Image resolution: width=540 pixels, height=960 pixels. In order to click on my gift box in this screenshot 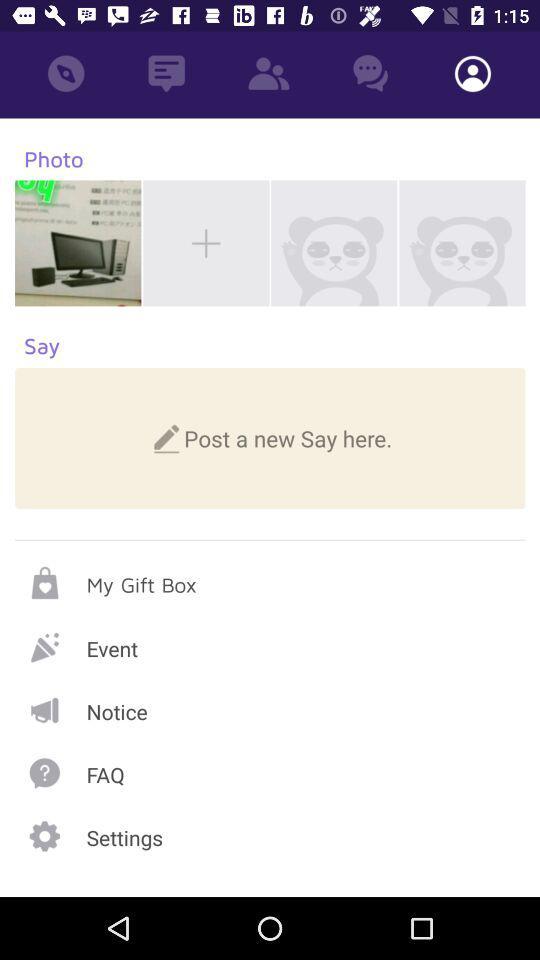, I will do `click(270, 582)`.